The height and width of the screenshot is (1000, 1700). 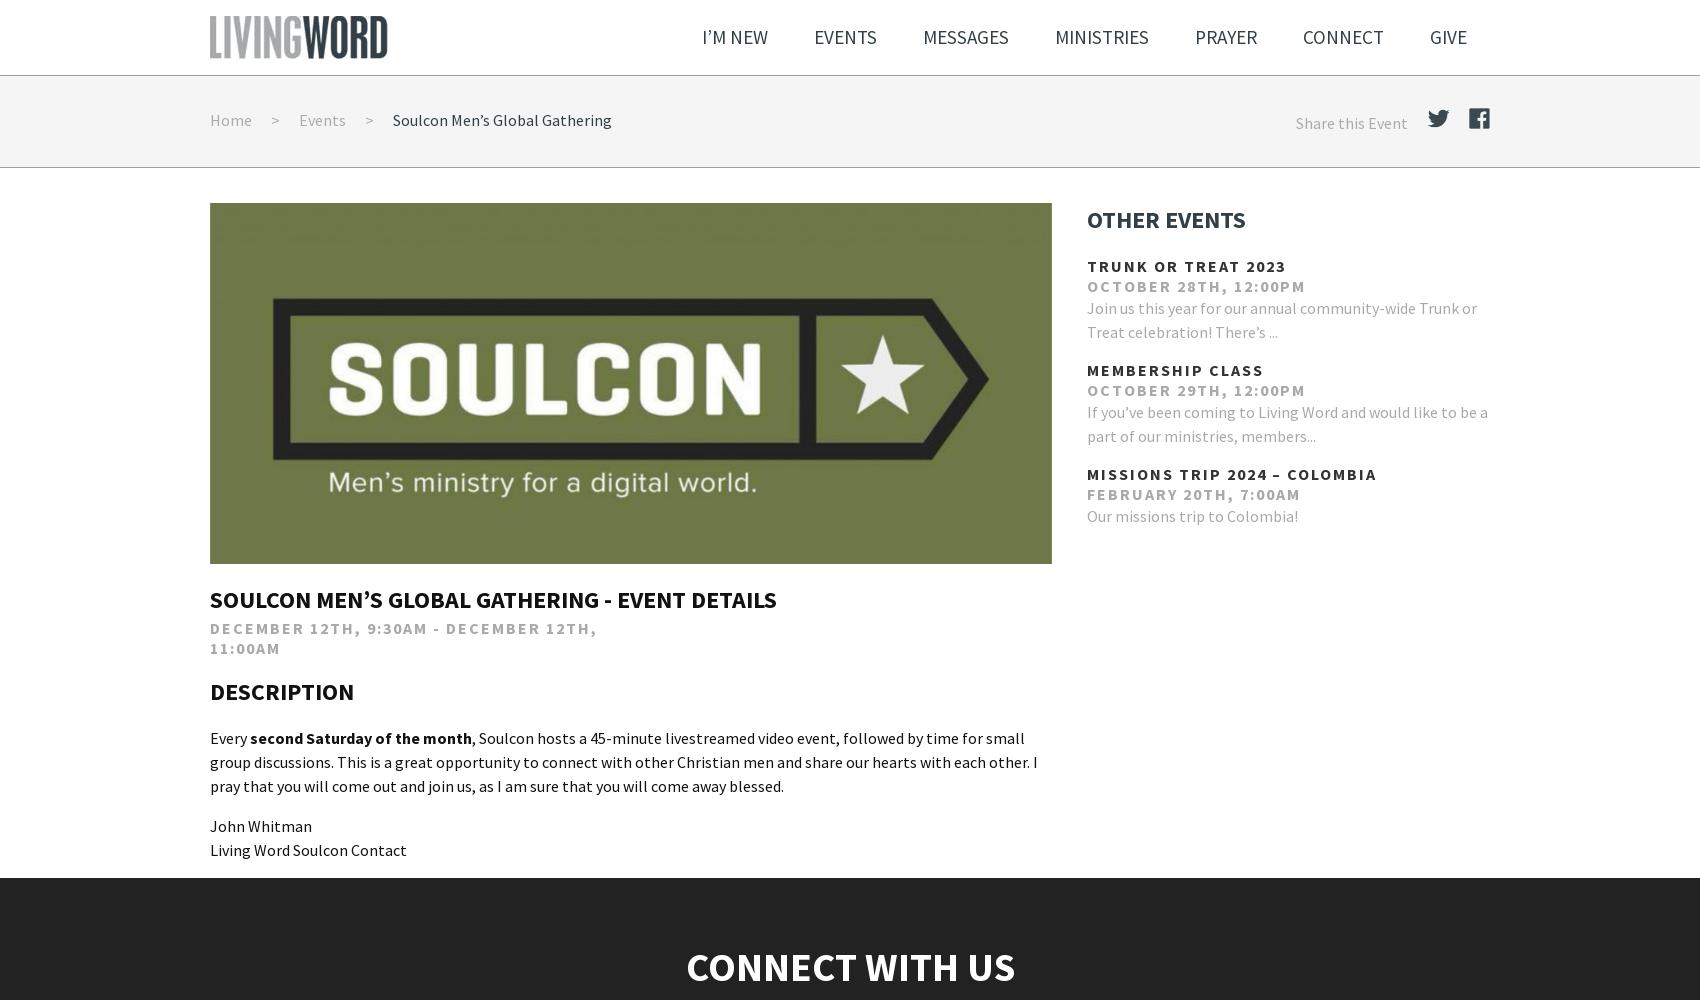 I want to click on 'Living Word Soulcon Contact', so click(x=308, y=848).